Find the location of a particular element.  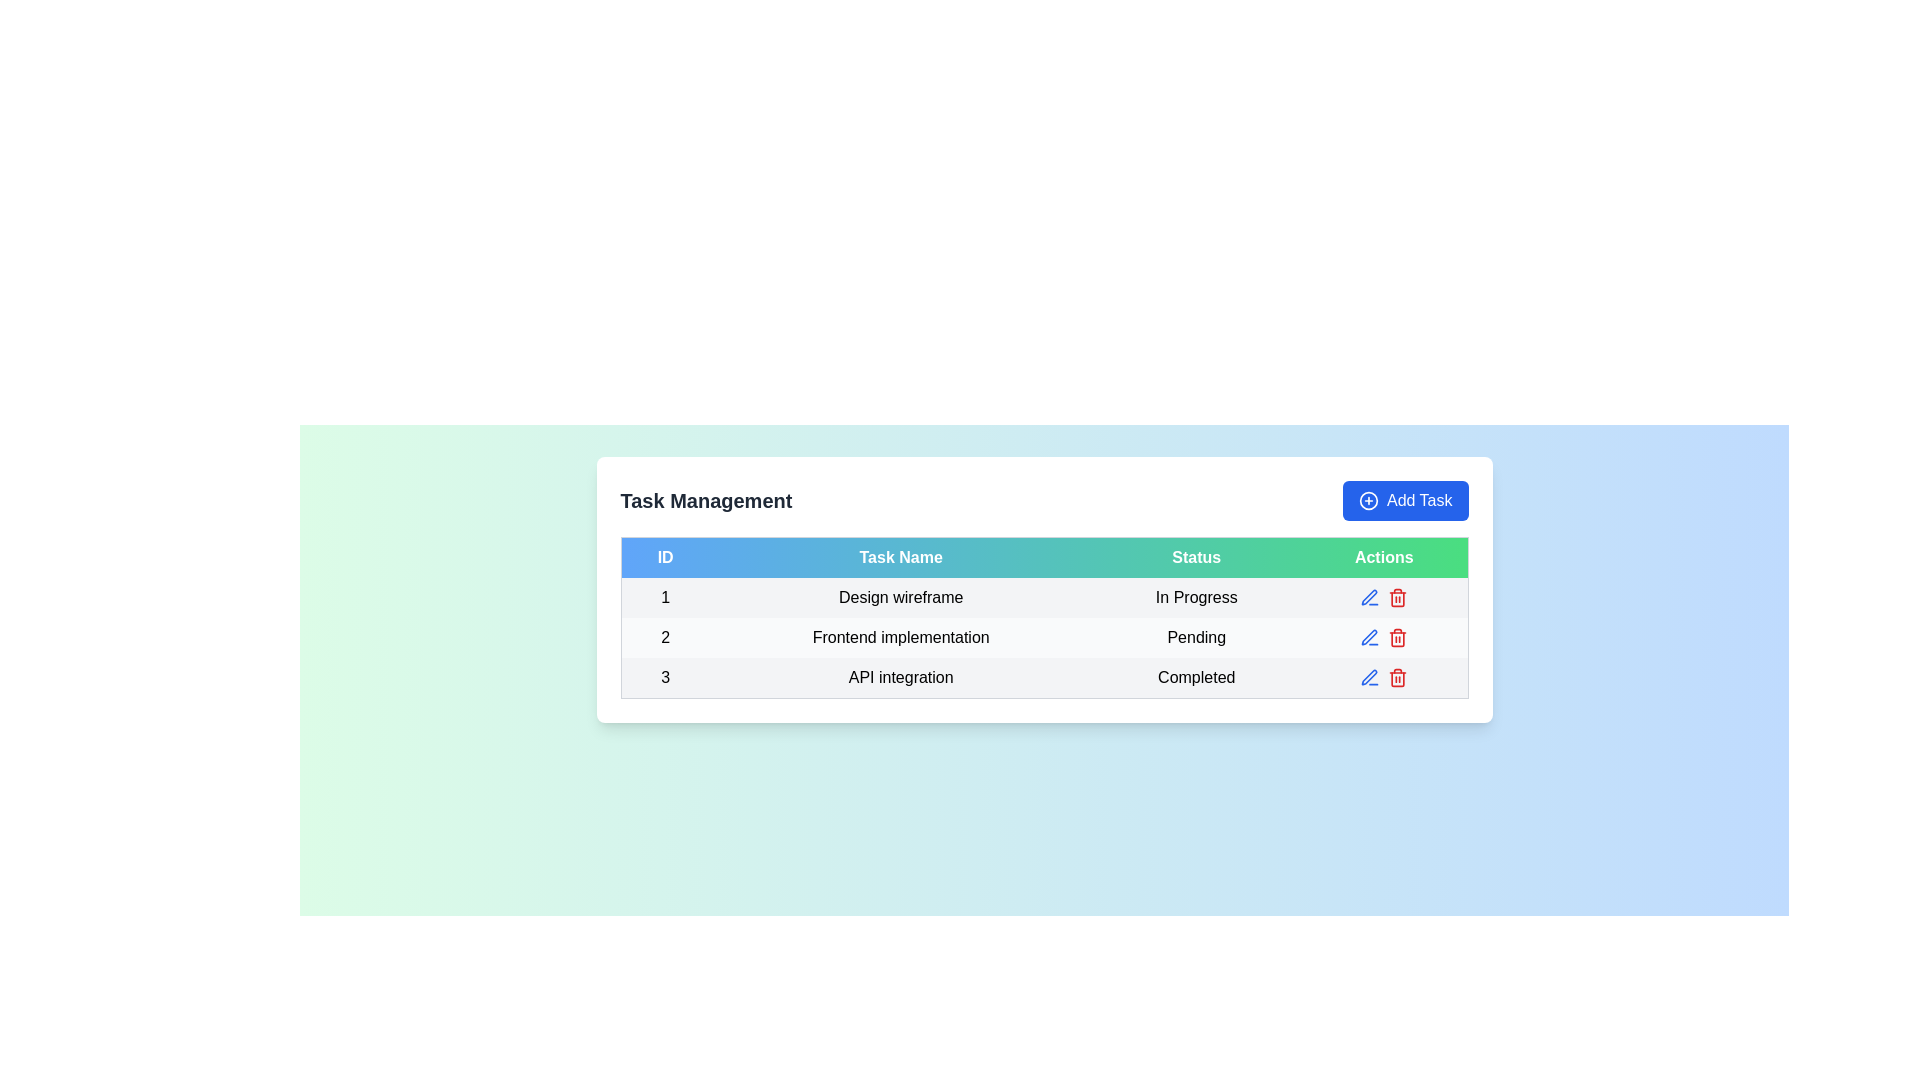

the Text Label that displays the current status of the task, indicating its state as 'Pending', located in the 'Status' column of the second row for the task 'Frontend implementation' is located at coordinates (1196, 637).